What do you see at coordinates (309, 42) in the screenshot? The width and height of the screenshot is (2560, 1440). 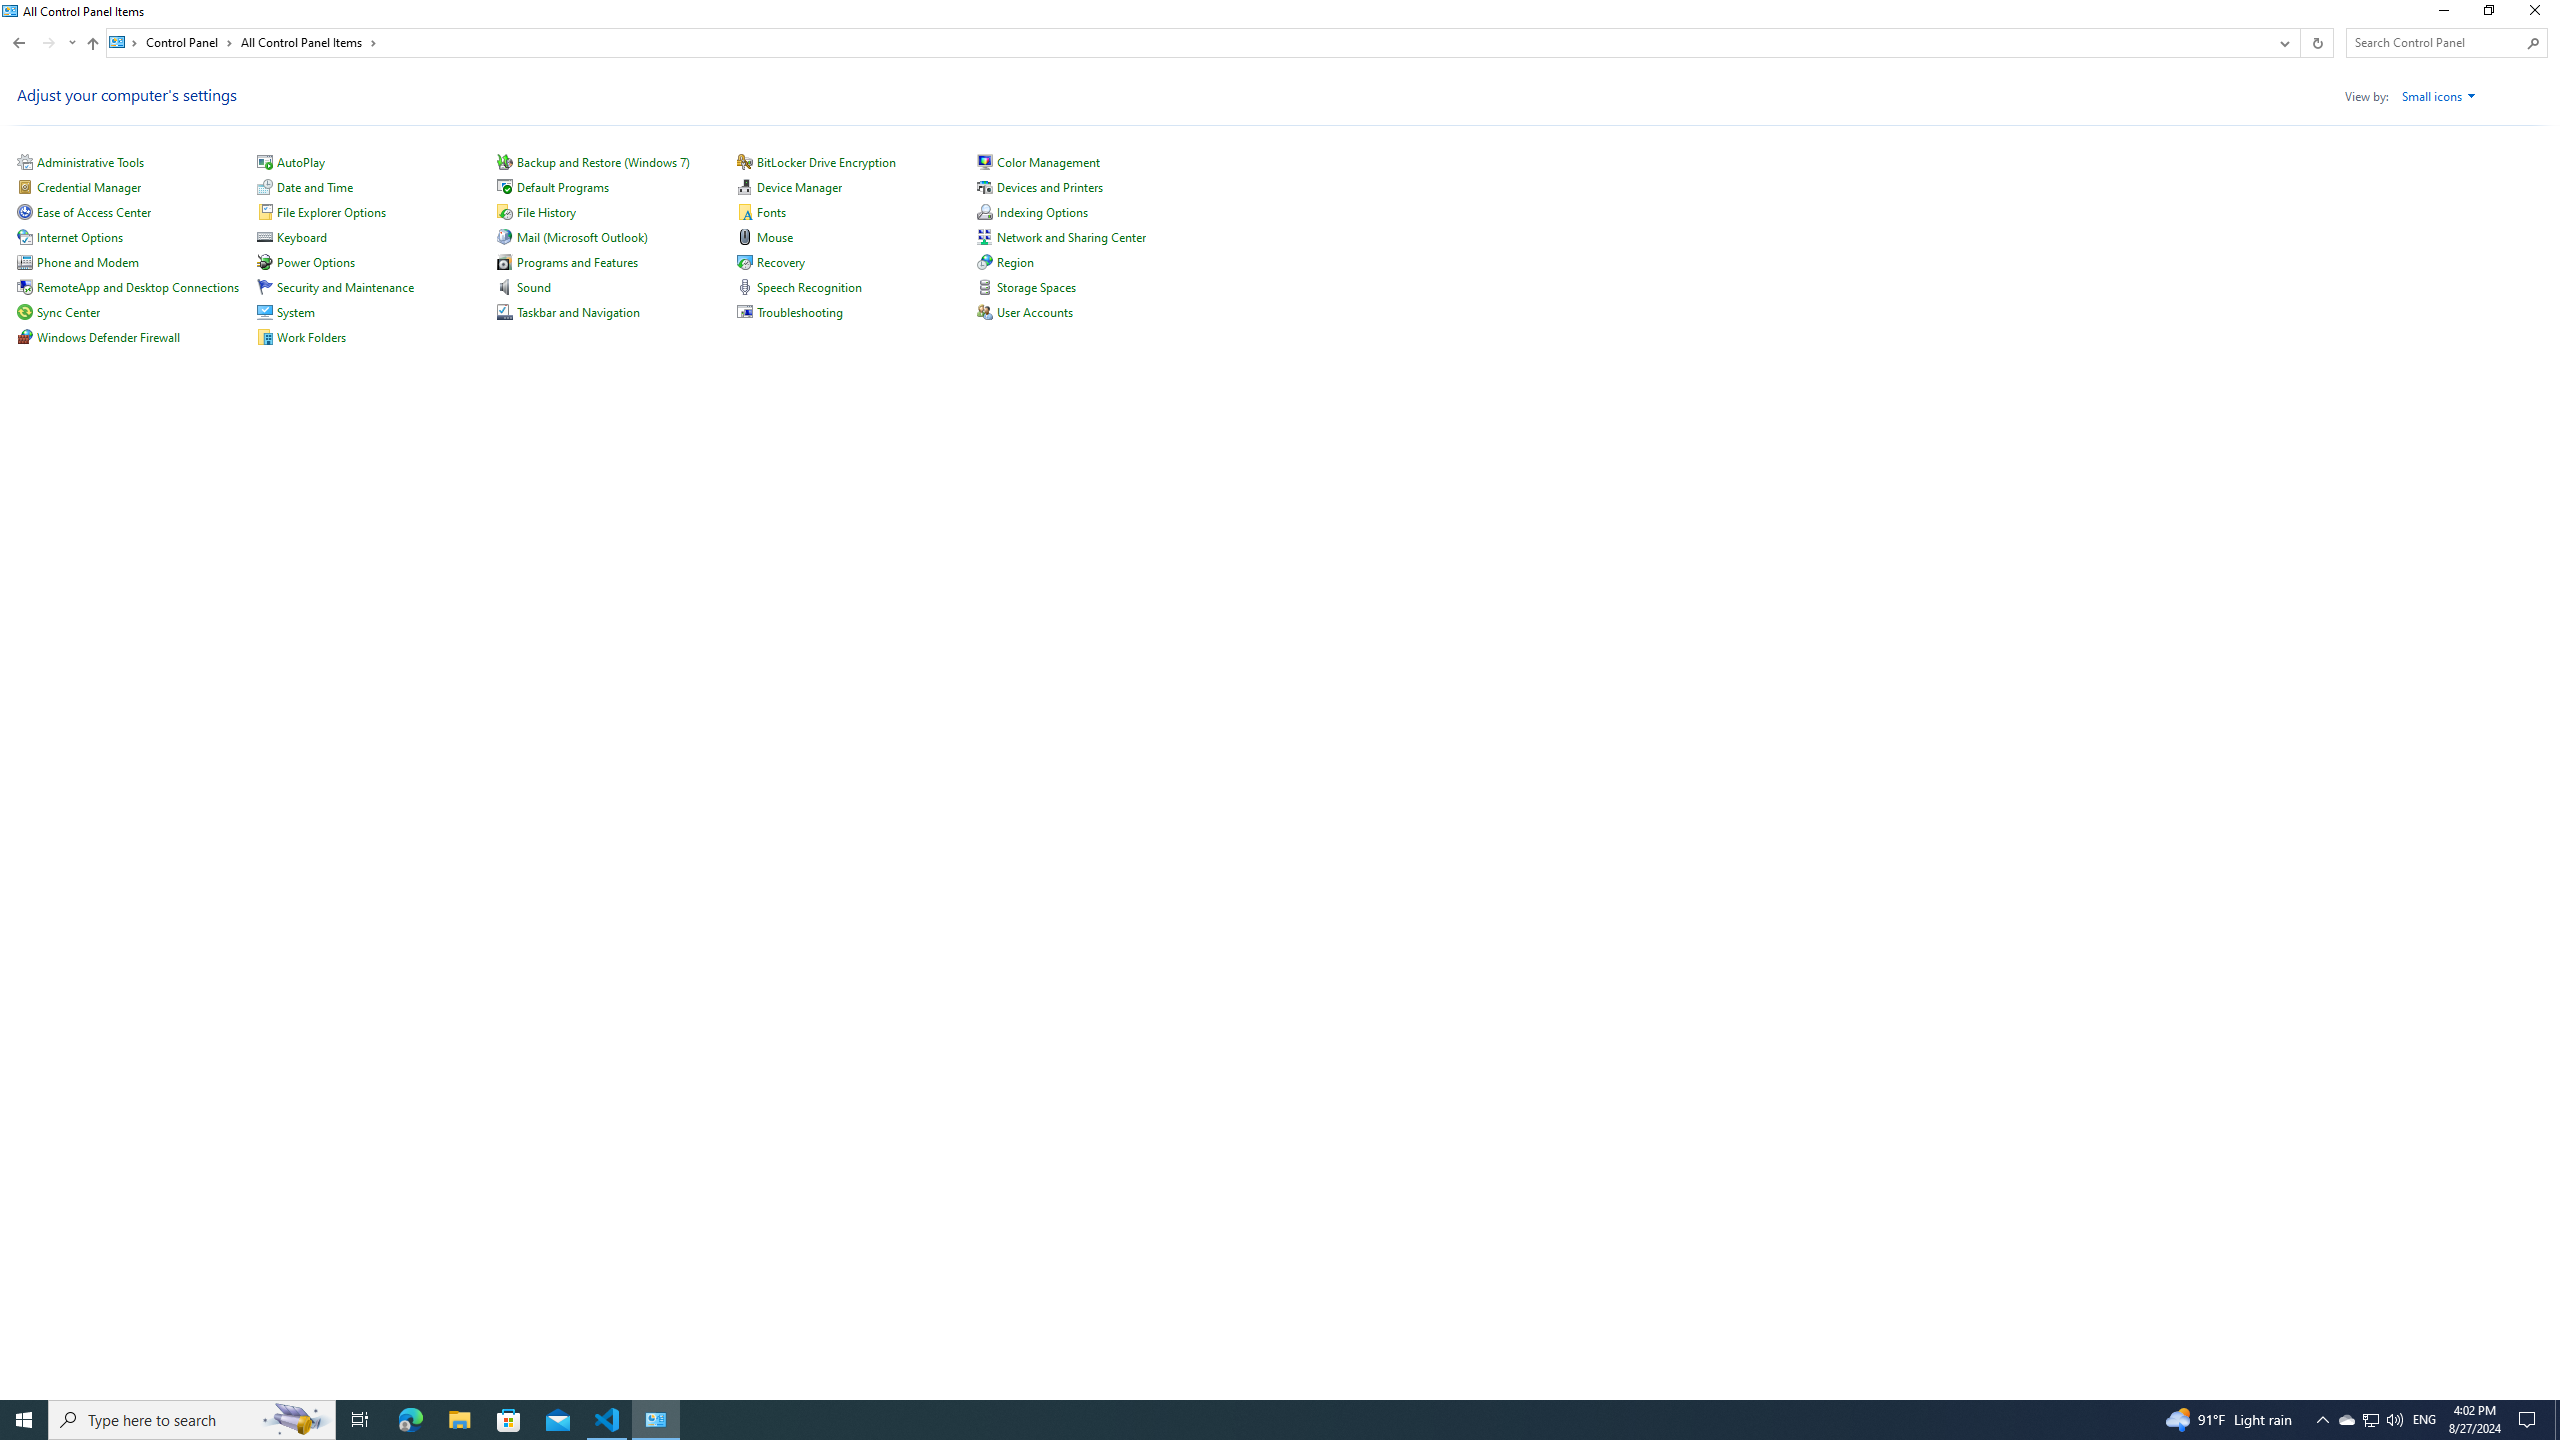 I see `'All Control Panel Items'` at bounding box center [309, 42].